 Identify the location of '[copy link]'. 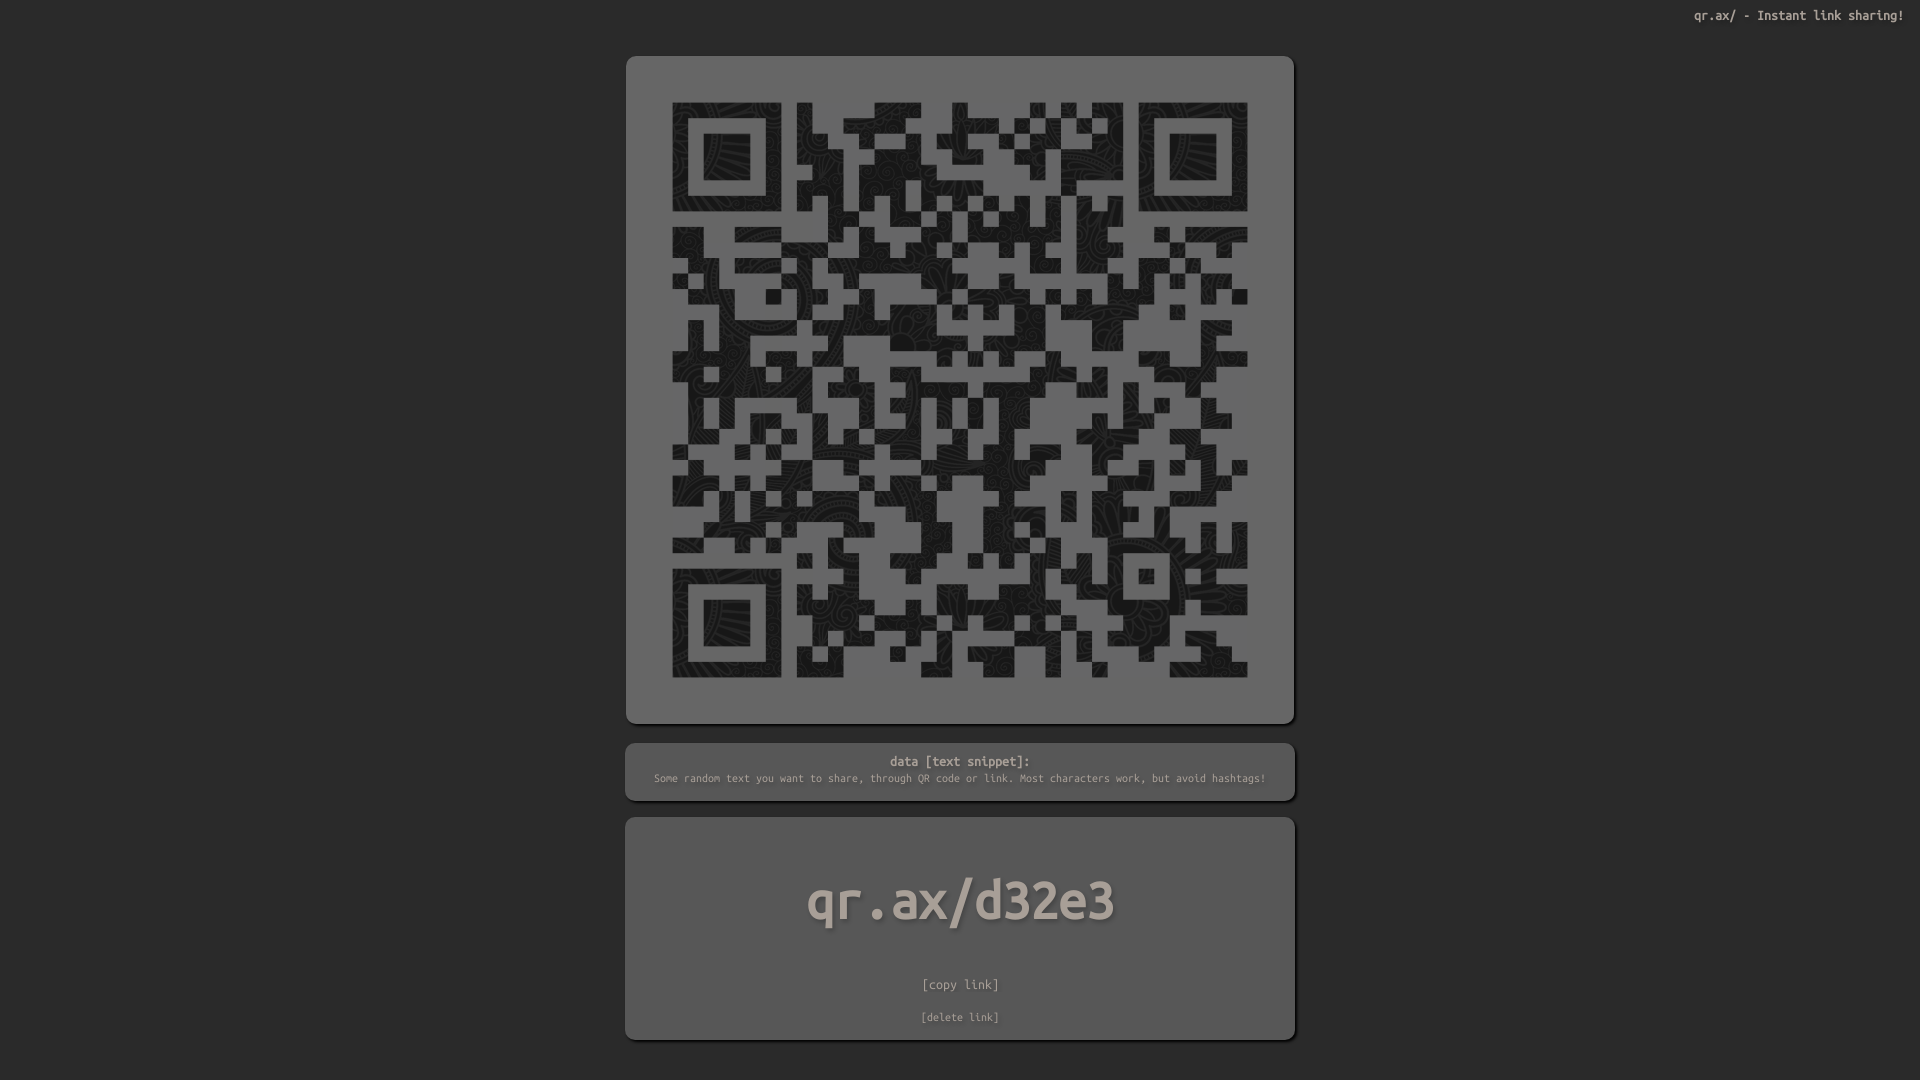
(960, 982).